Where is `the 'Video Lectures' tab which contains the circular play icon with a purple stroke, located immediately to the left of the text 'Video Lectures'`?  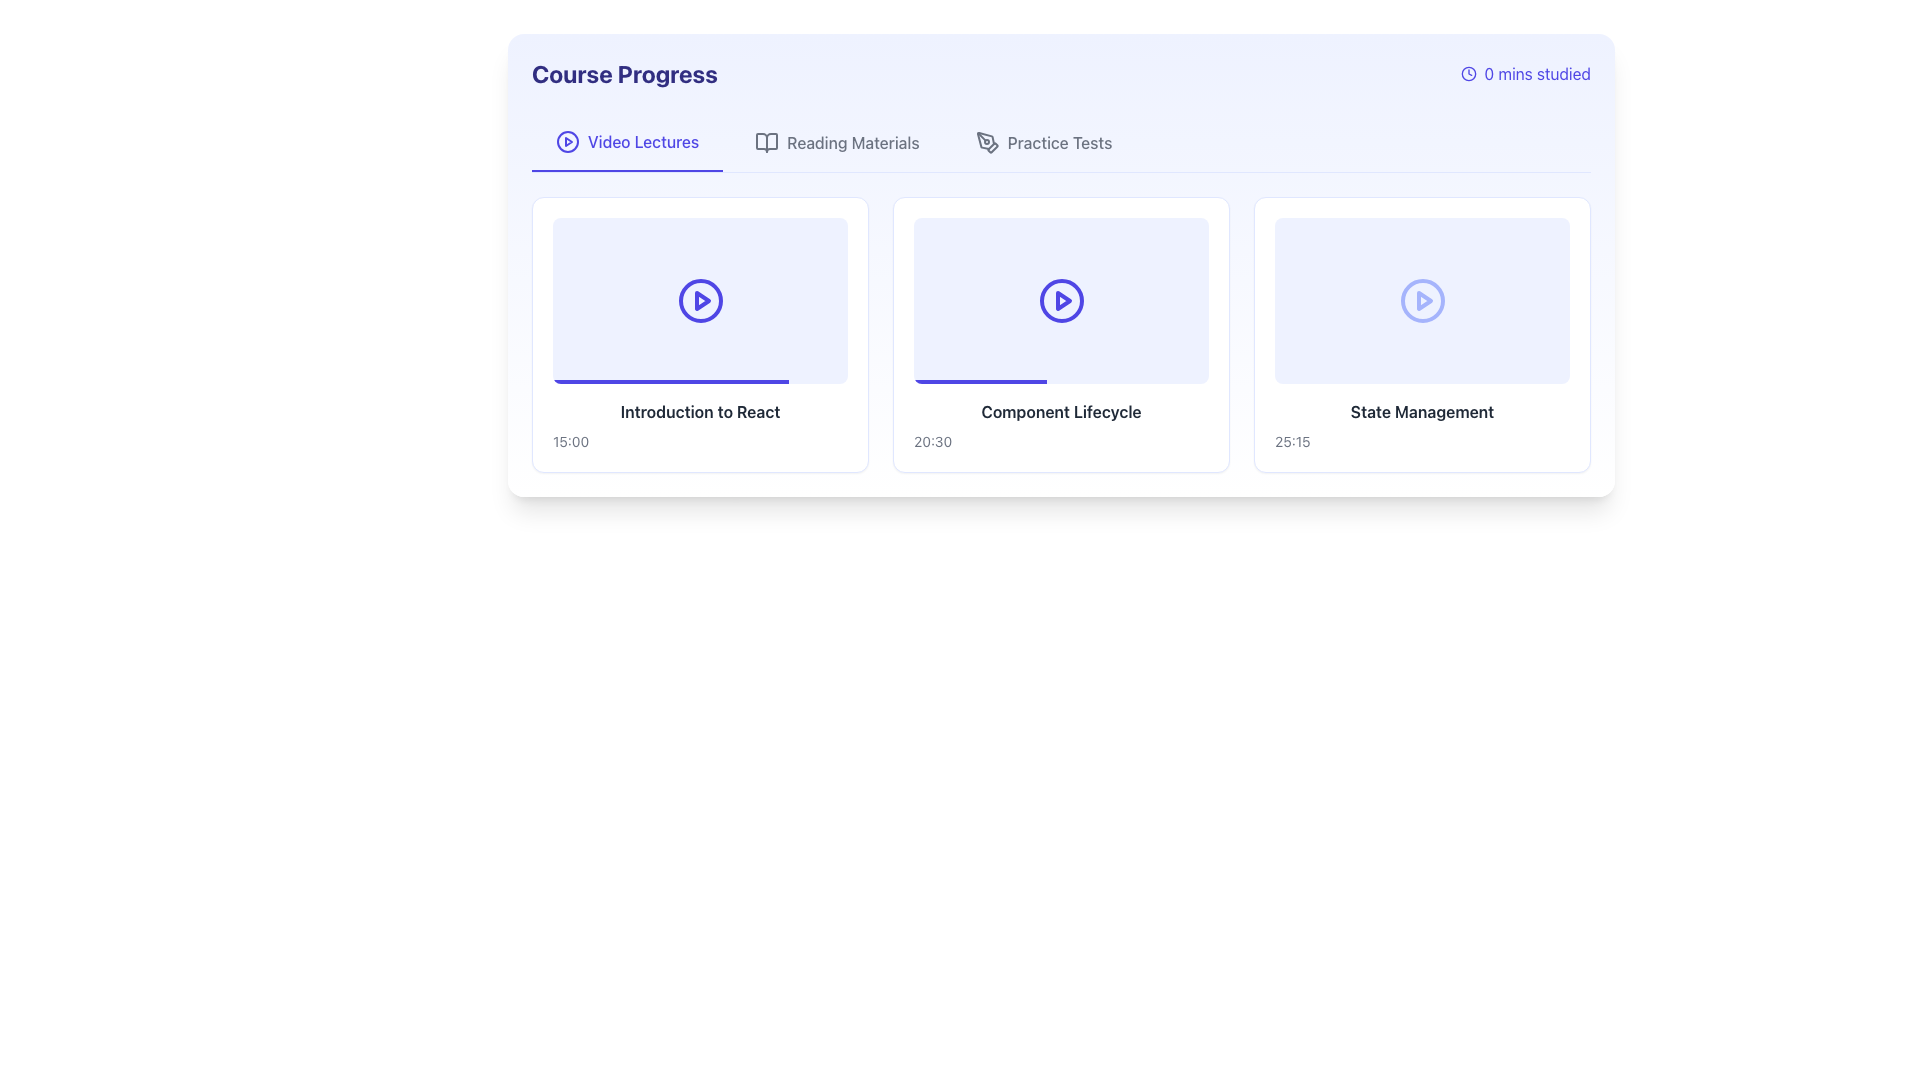 the 'Video Lectures' tab which contains the circular play icon with a purple stroke, located immediately to the left of the text 'Video Lectures' is located at coordinates (566, 141).